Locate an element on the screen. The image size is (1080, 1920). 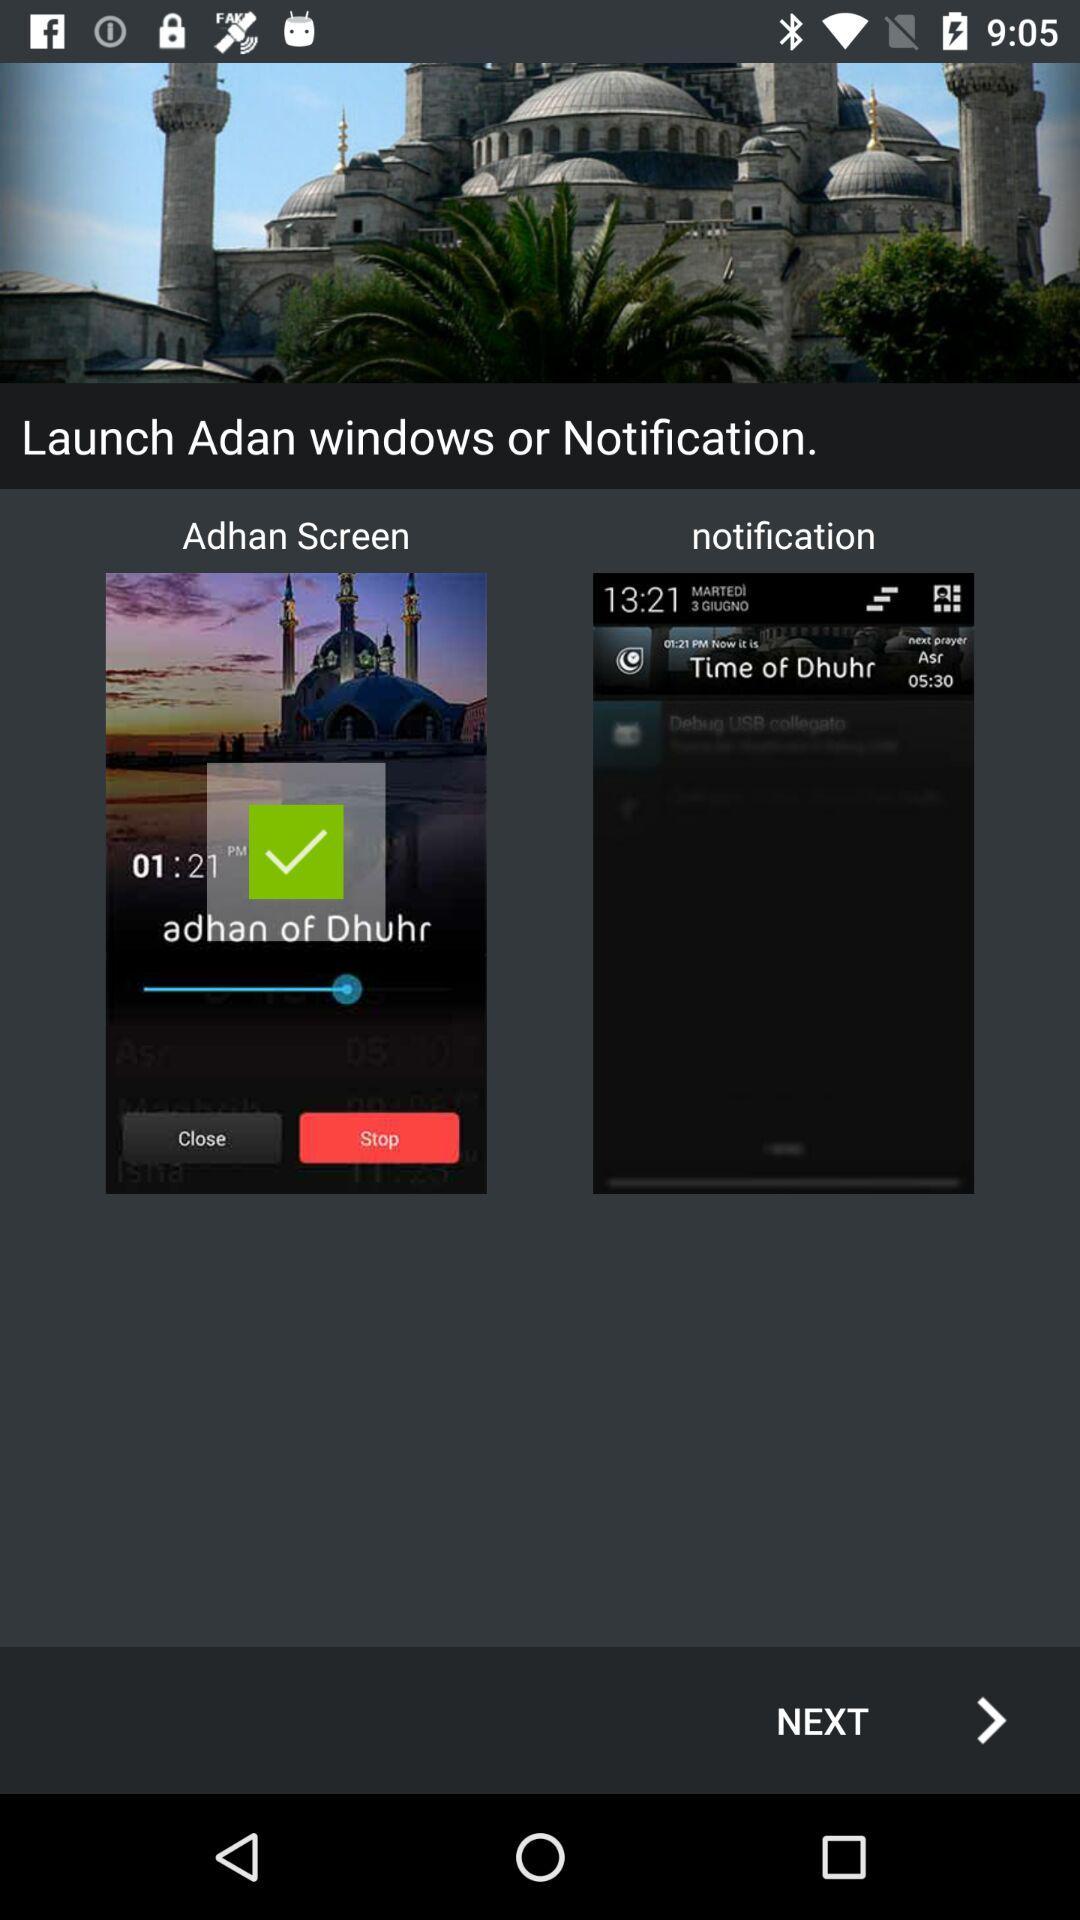
the next is located at coordinates (869, 1719).